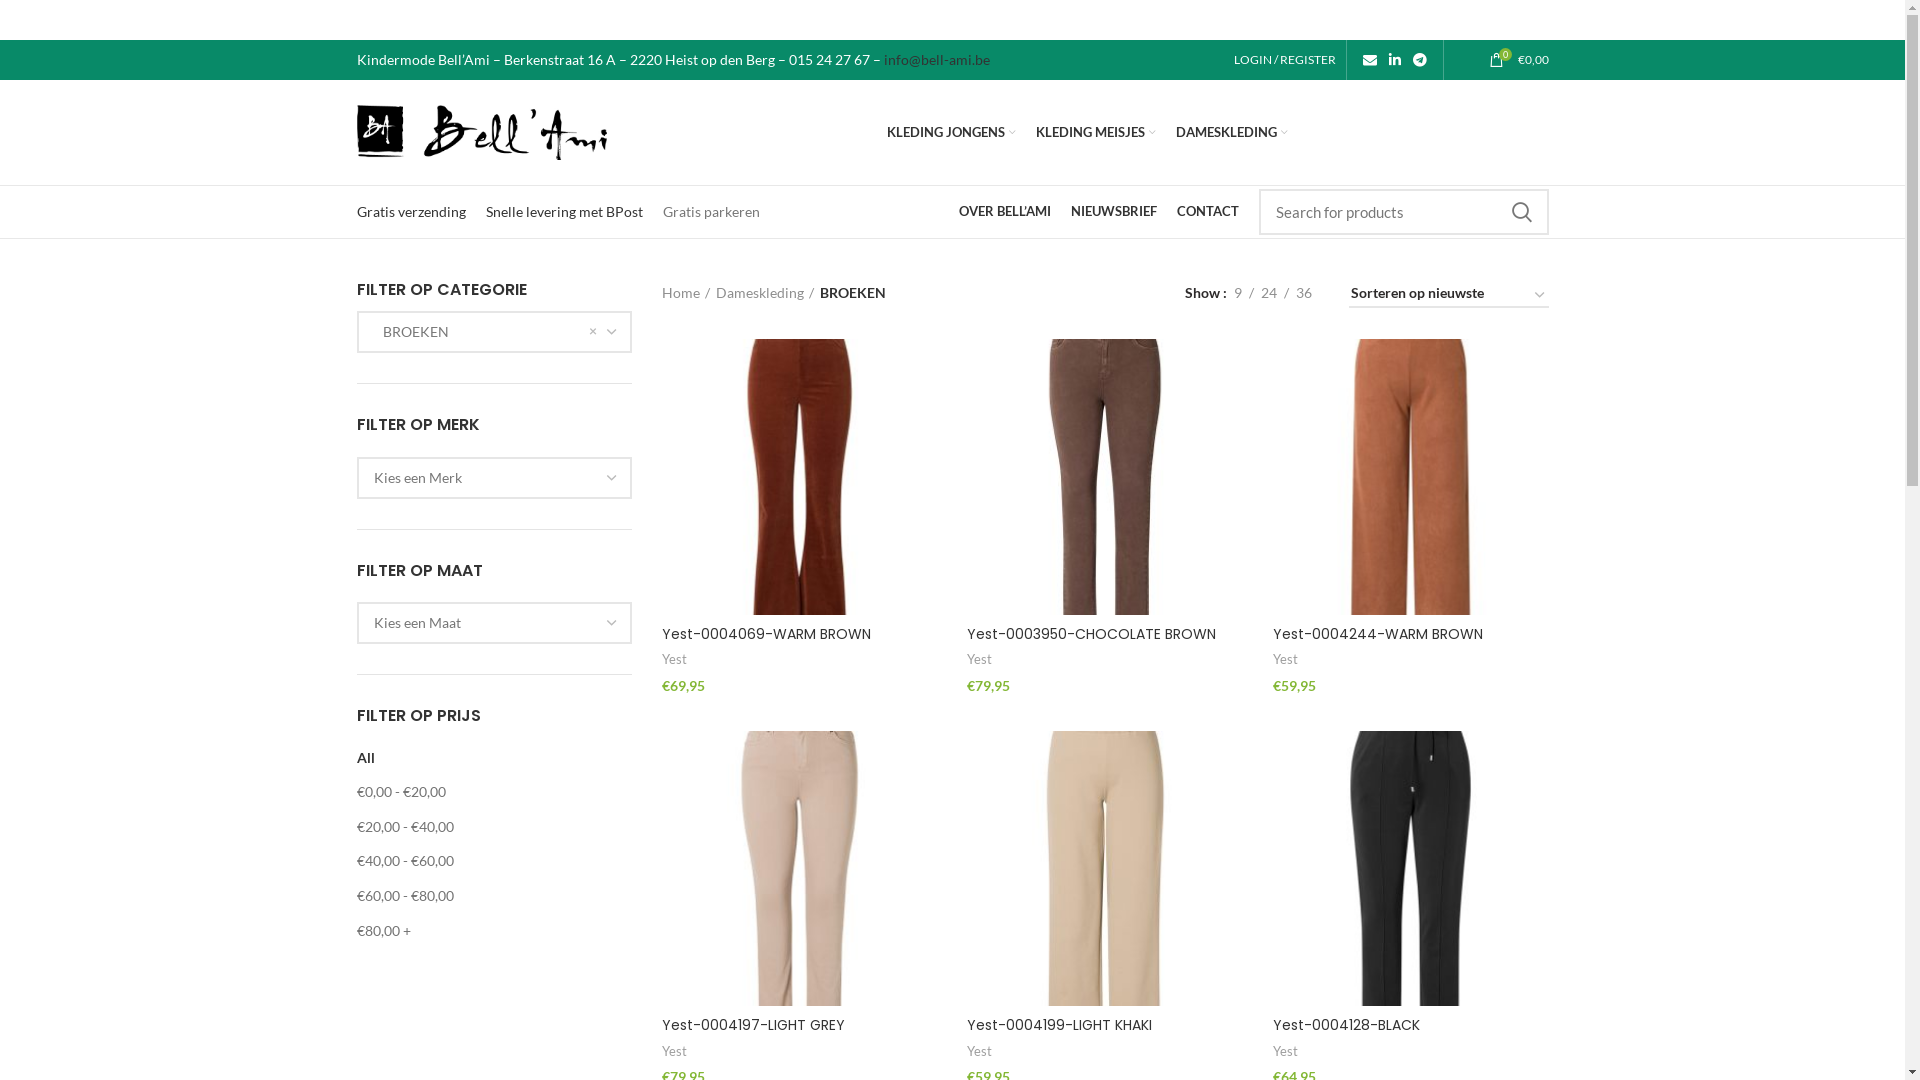 This screenshot has width=1920, height=1080. Describe the element at coordinates (1058, 1025) in the screenshot. I see `'Yest-0004199-LIGHT KHAKI'` at that location.